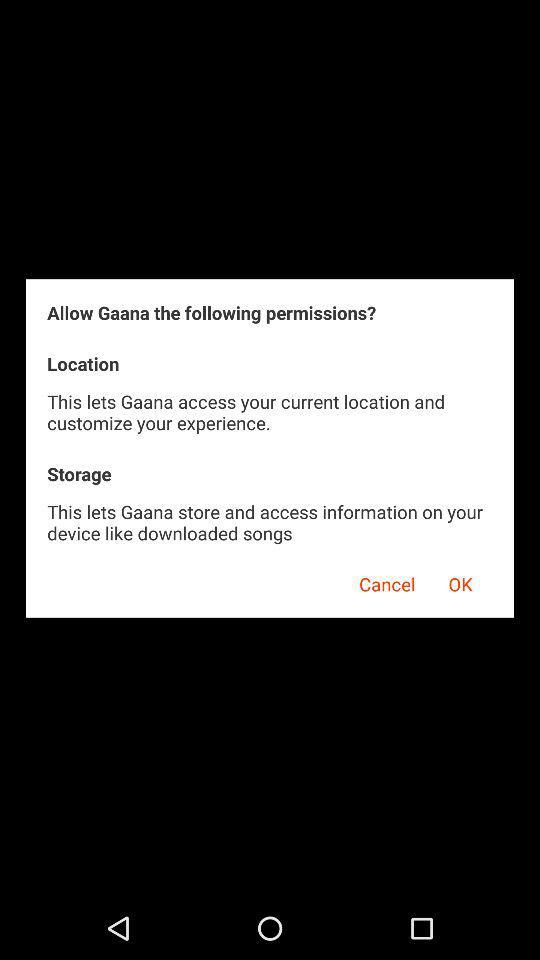 This screenshot has height=960, width=540. What do you see at coordinates (380, 581) in the screenshot?
I see `the item next to the ok app` at bounding box center [380, 581].